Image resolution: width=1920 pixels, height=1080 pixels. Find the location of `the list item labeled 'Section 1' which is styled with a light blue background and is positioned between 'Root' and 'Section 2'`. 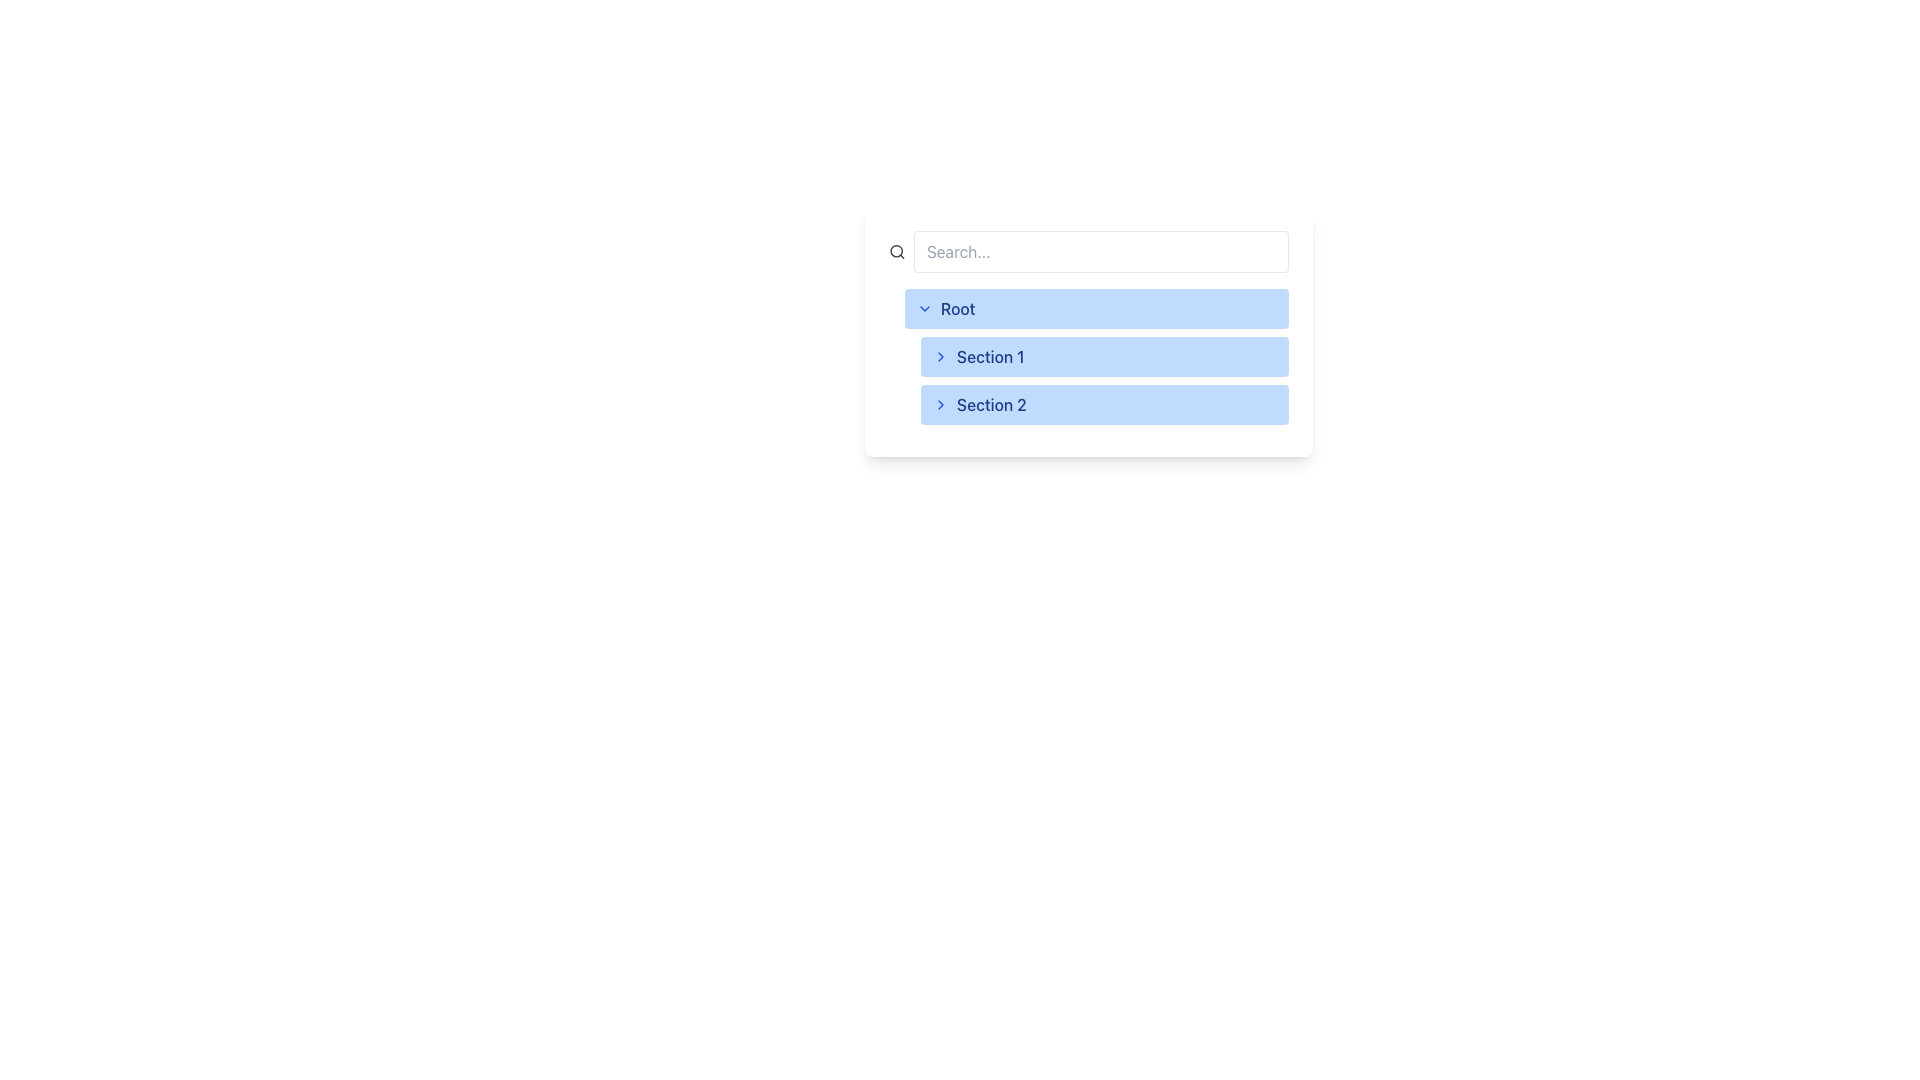

the list item labeled 'Section 1' which is styled with a light blue background and is positioned between 'Root' and 'Section 2' is located at coordinates (1096, 356).